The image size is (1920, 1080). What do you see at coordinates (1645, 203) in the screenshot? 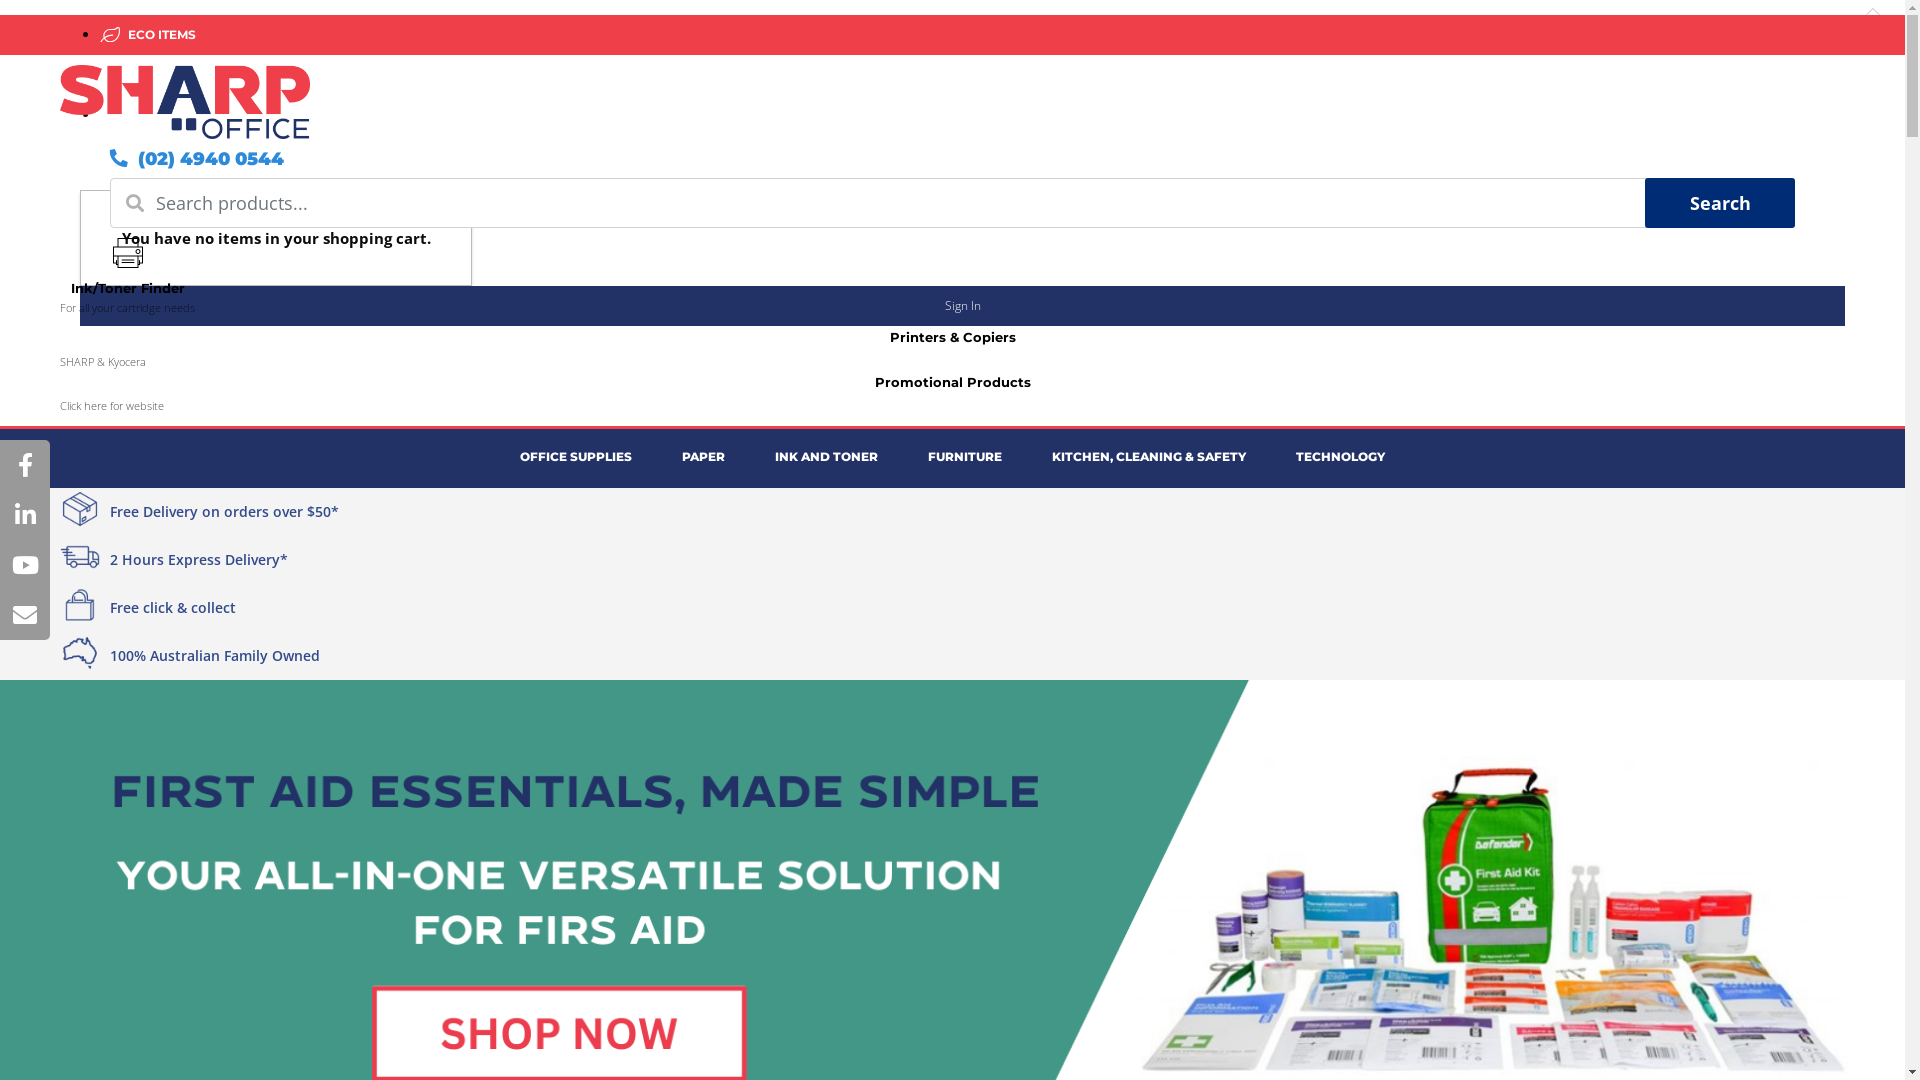
I see `'Search'` at bounding box center [1645, 203].